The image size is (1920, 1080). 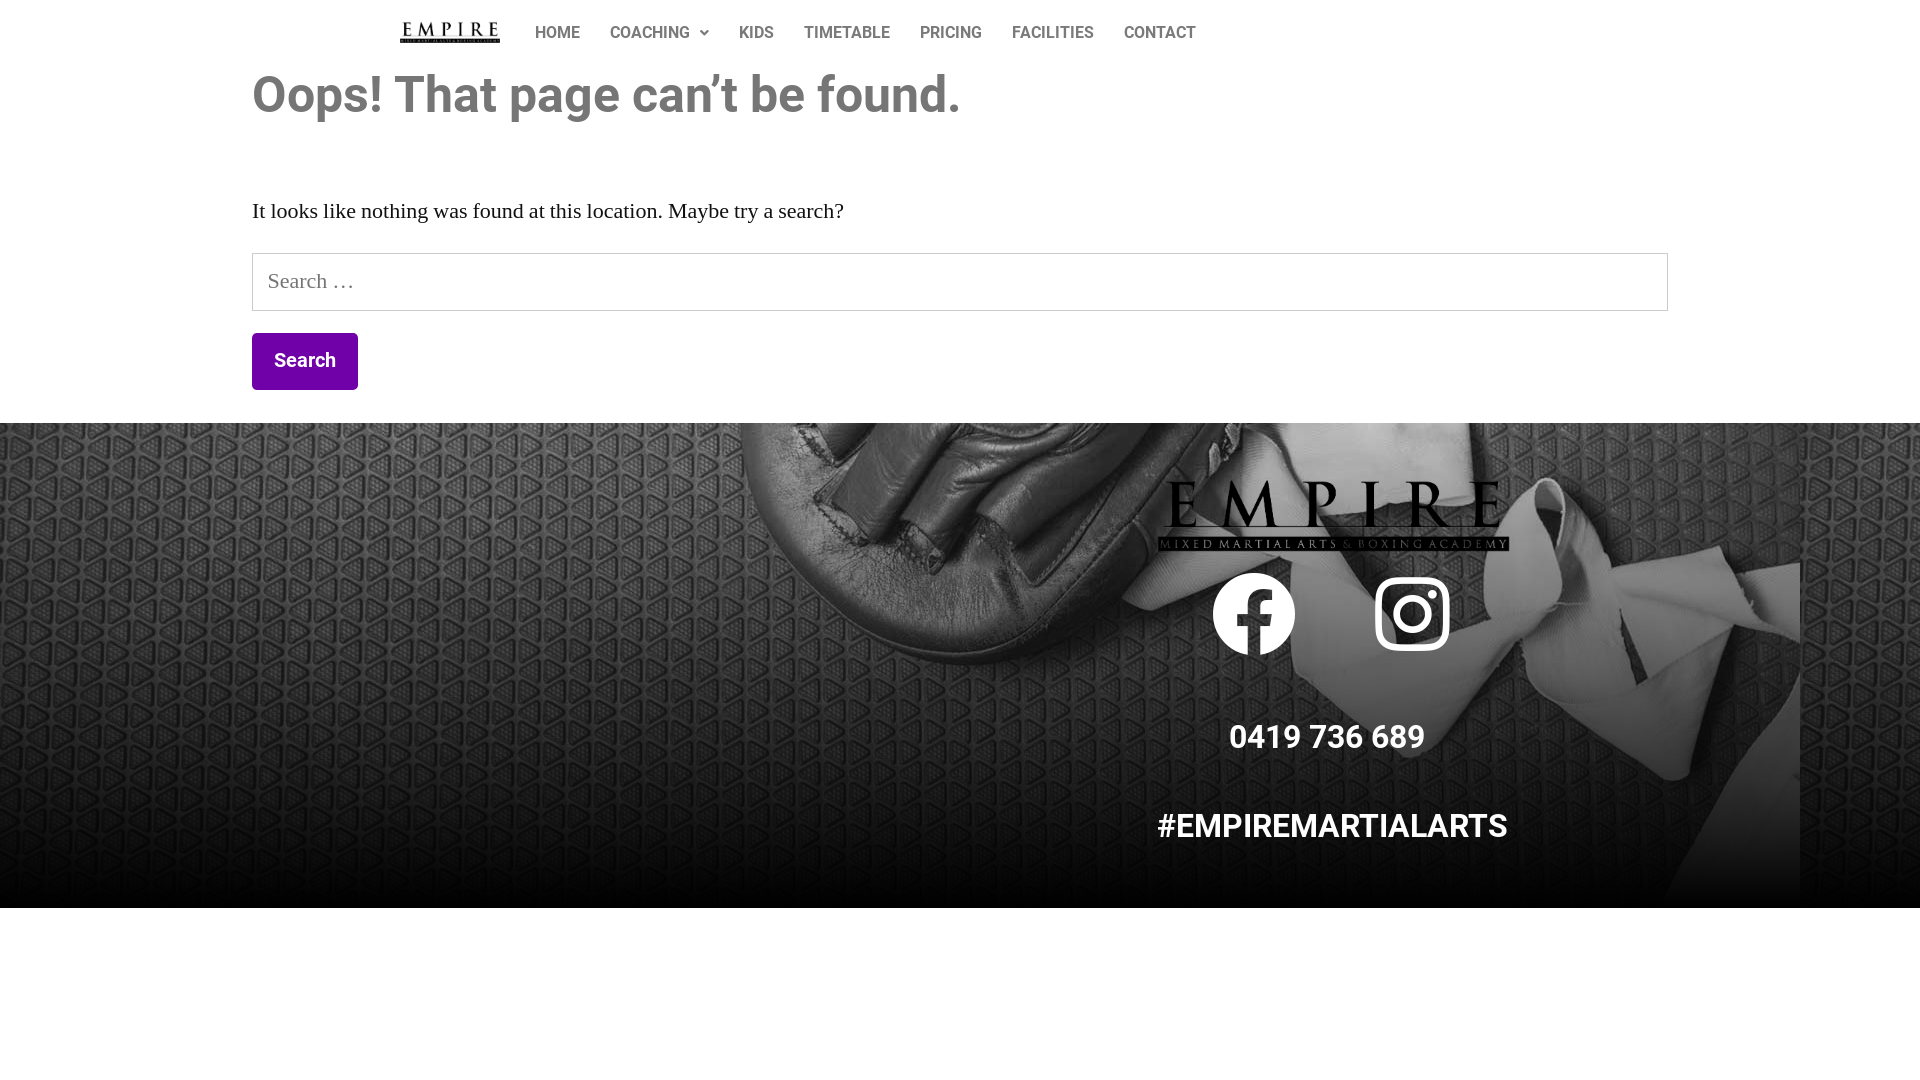 What do you see at coordinates (659, 33) in the screenshot?
I see `'COACHING'` at bounding box center [659, 33].